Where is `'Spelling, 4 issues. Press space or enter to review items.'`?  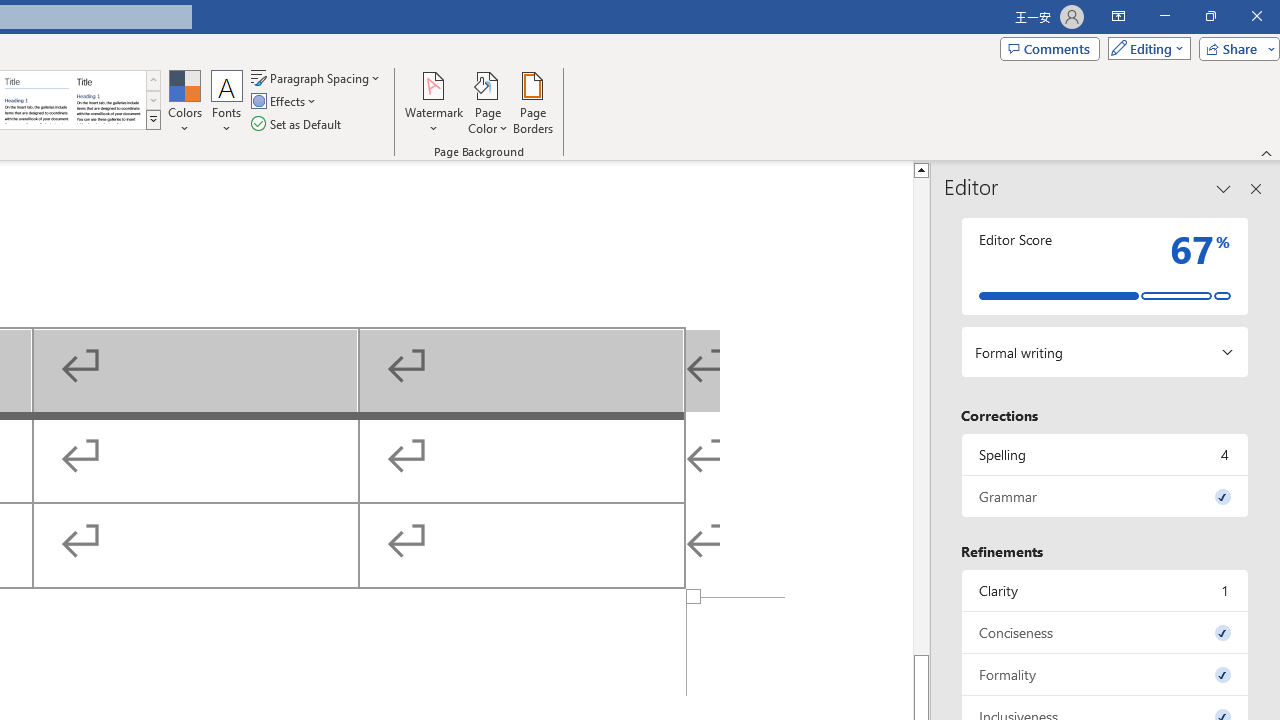 'Spelling, 4 issues. Press space or enter to review items.' is located at coordinates (1104, 454).